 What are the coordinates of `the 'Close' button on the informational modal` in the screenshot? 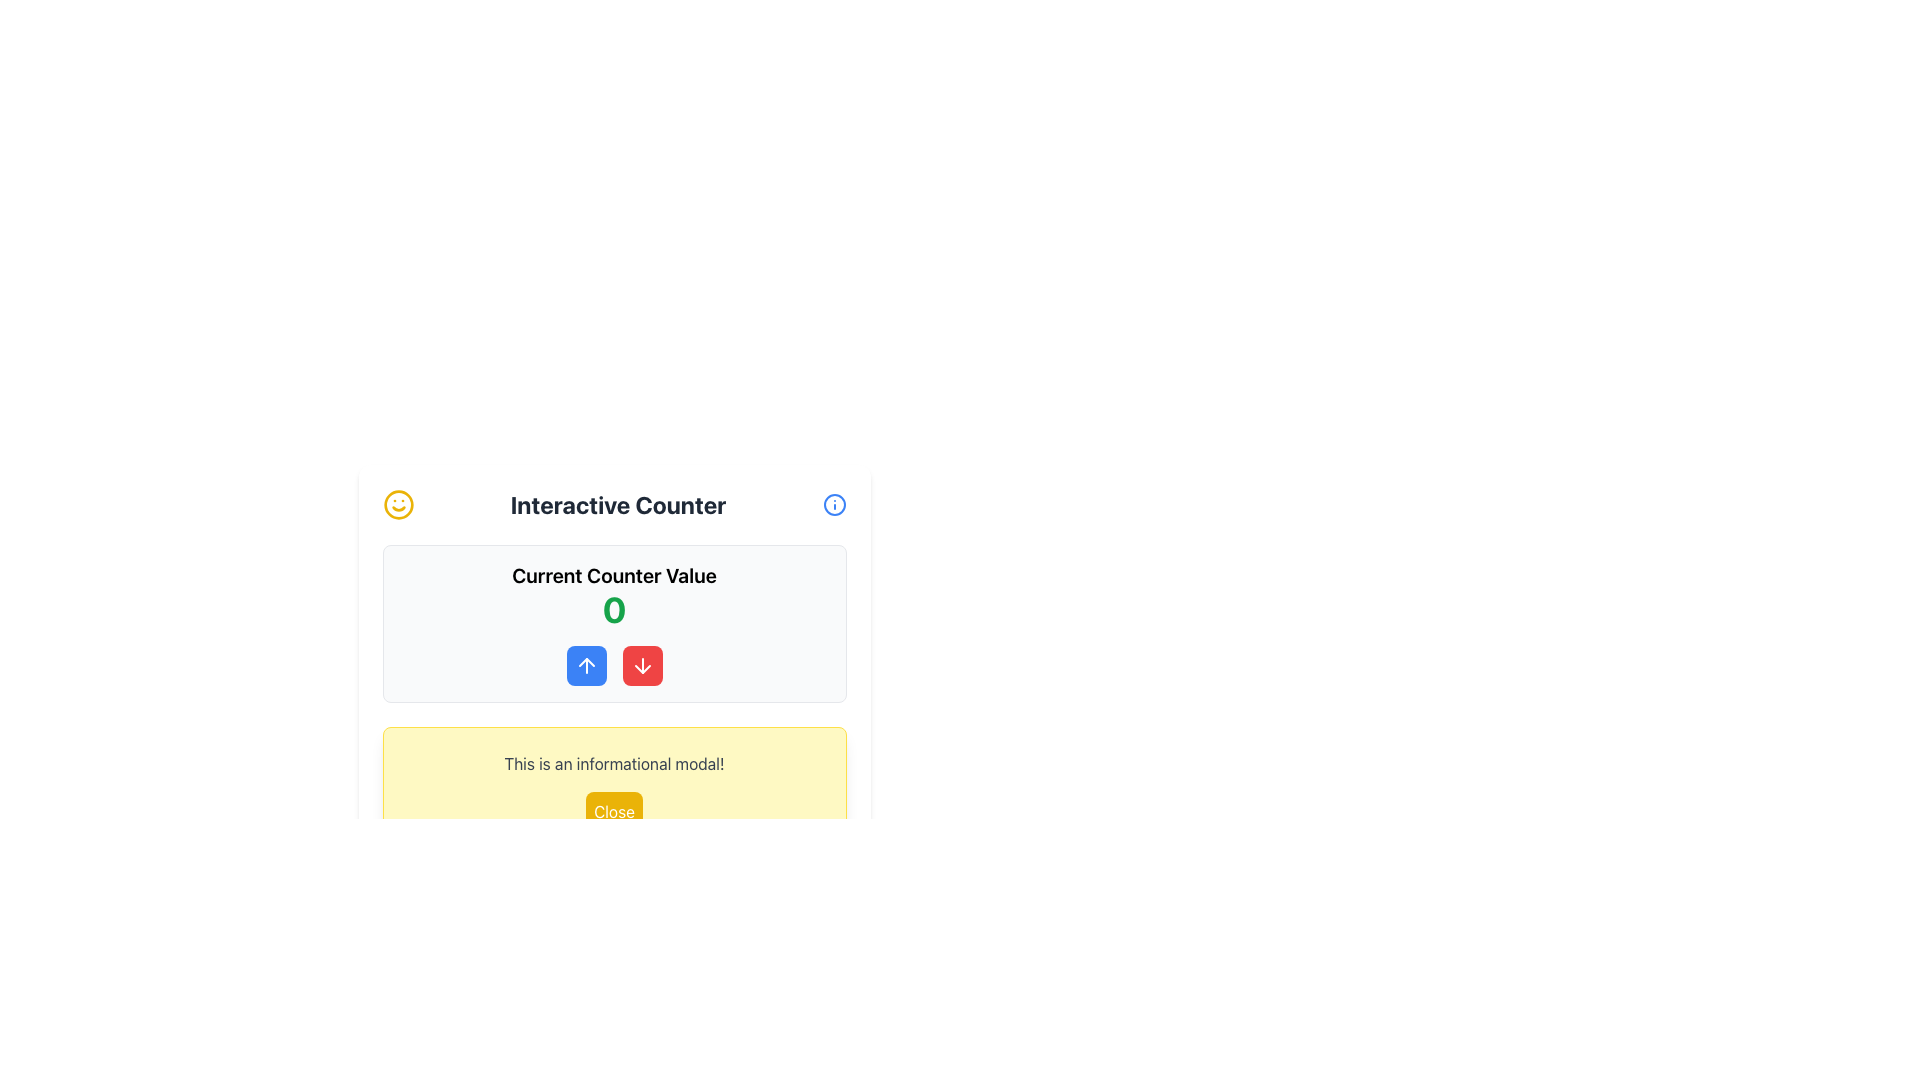 It's located at (613, 790).